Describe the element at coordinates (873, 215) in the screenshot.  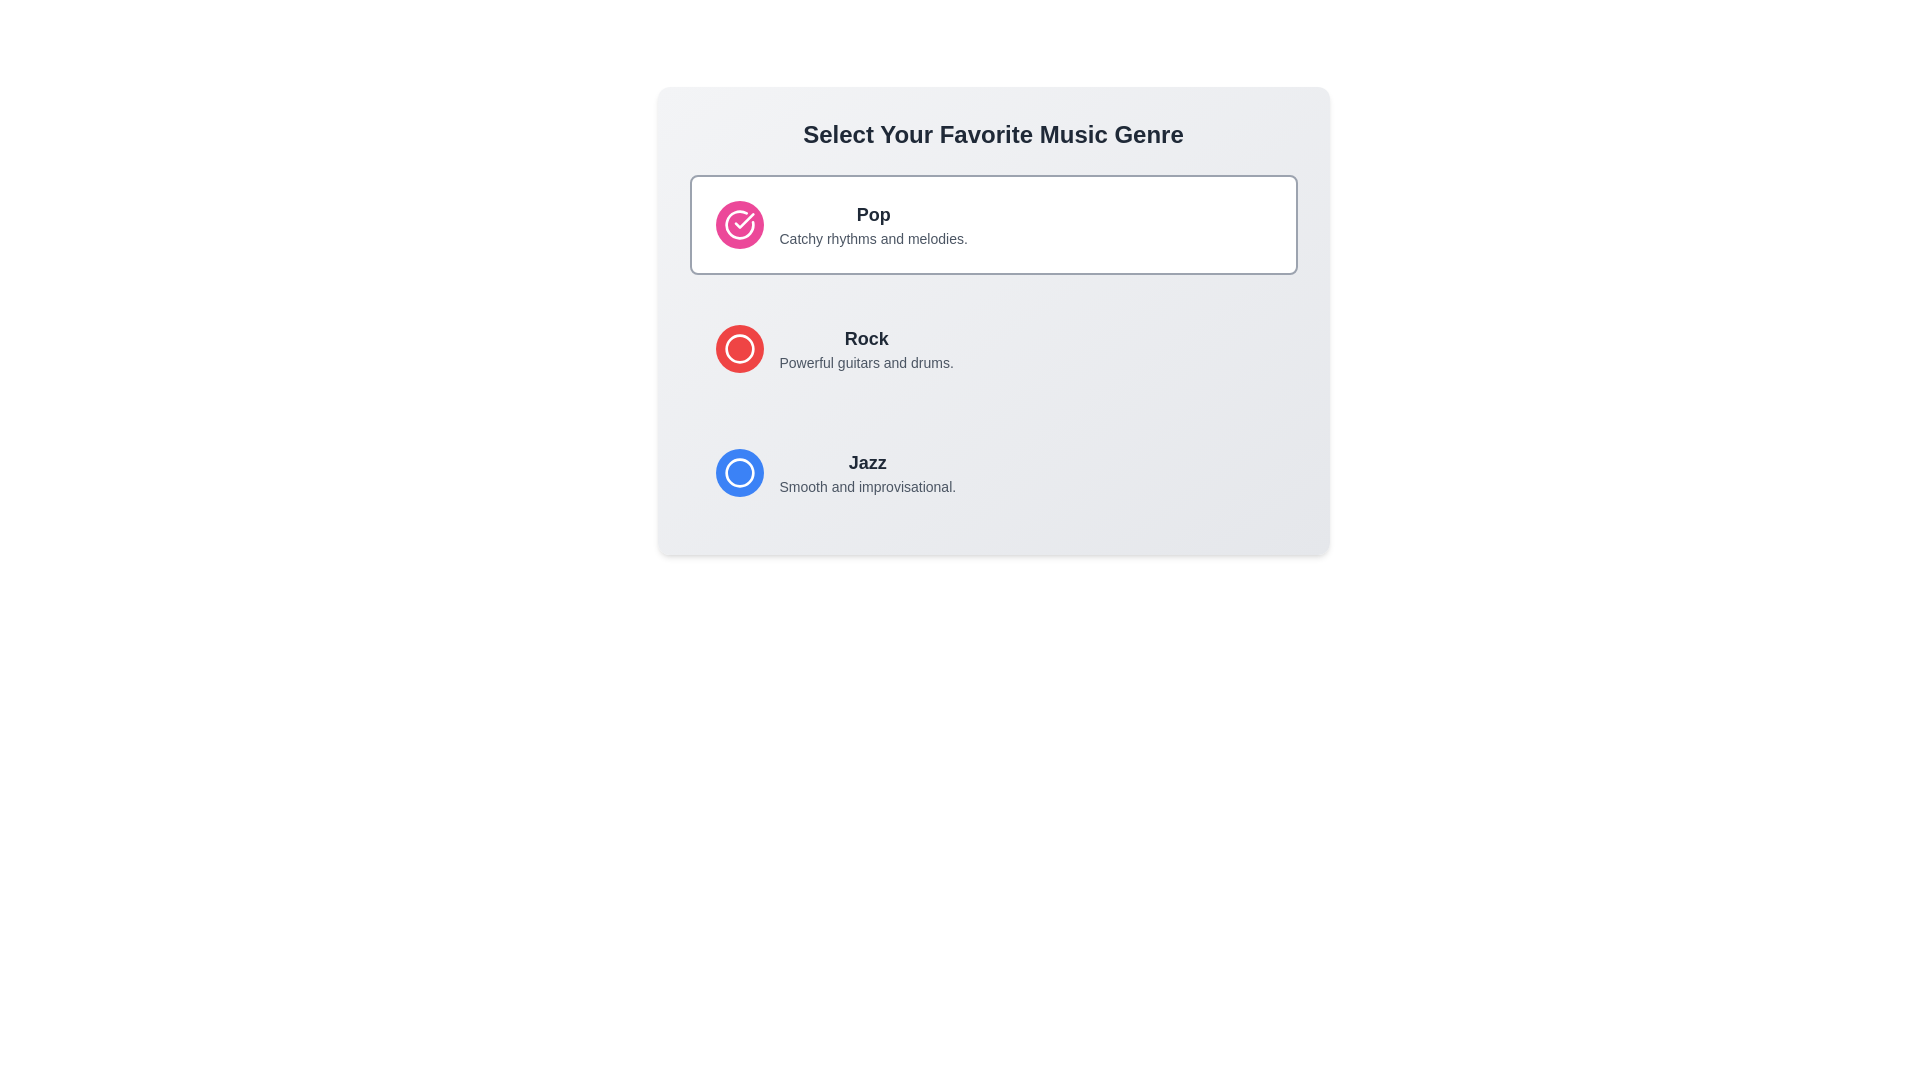
I see `the prominent text label displaying 'Pop', which is bold and large, located above the descriptive text 'Catchy rhythms and melodies'` at that location.